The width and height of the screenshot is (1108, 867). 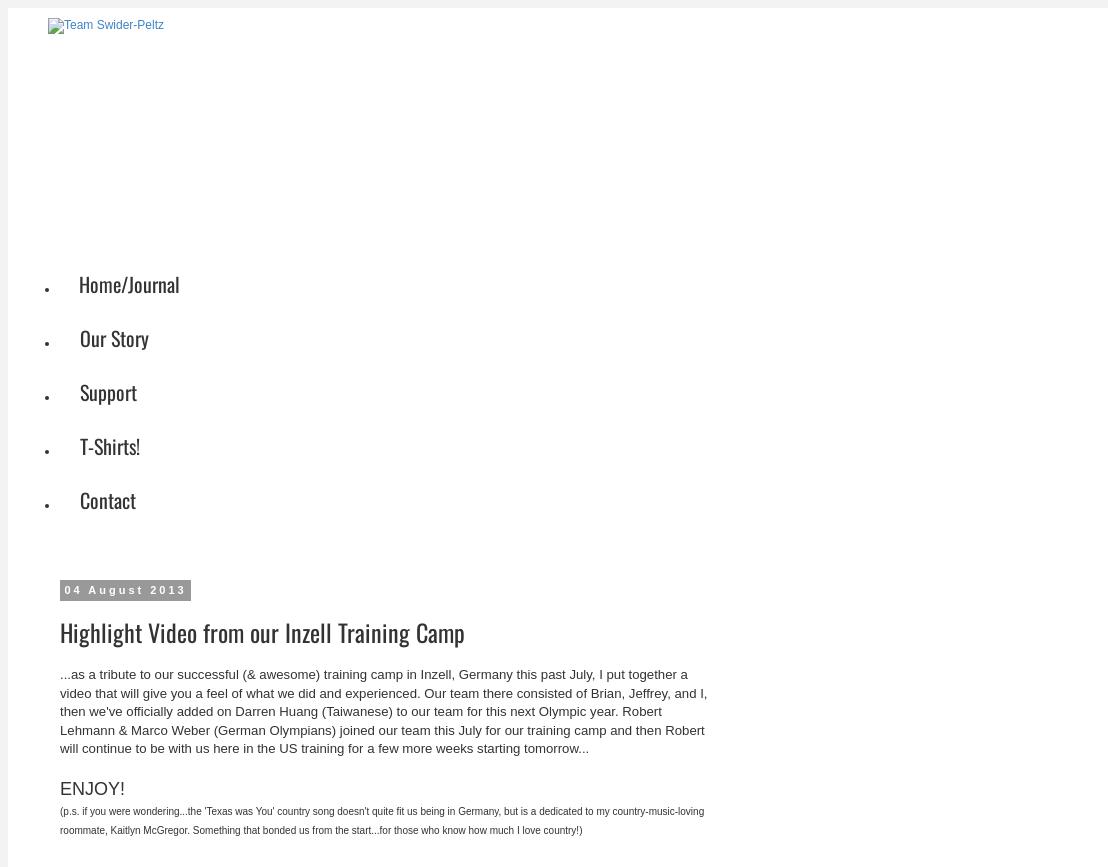 What do you see at coordinates (124, 588) in the screenshot?
I see `'04 August 2013'` at bounding box center [124, 588].